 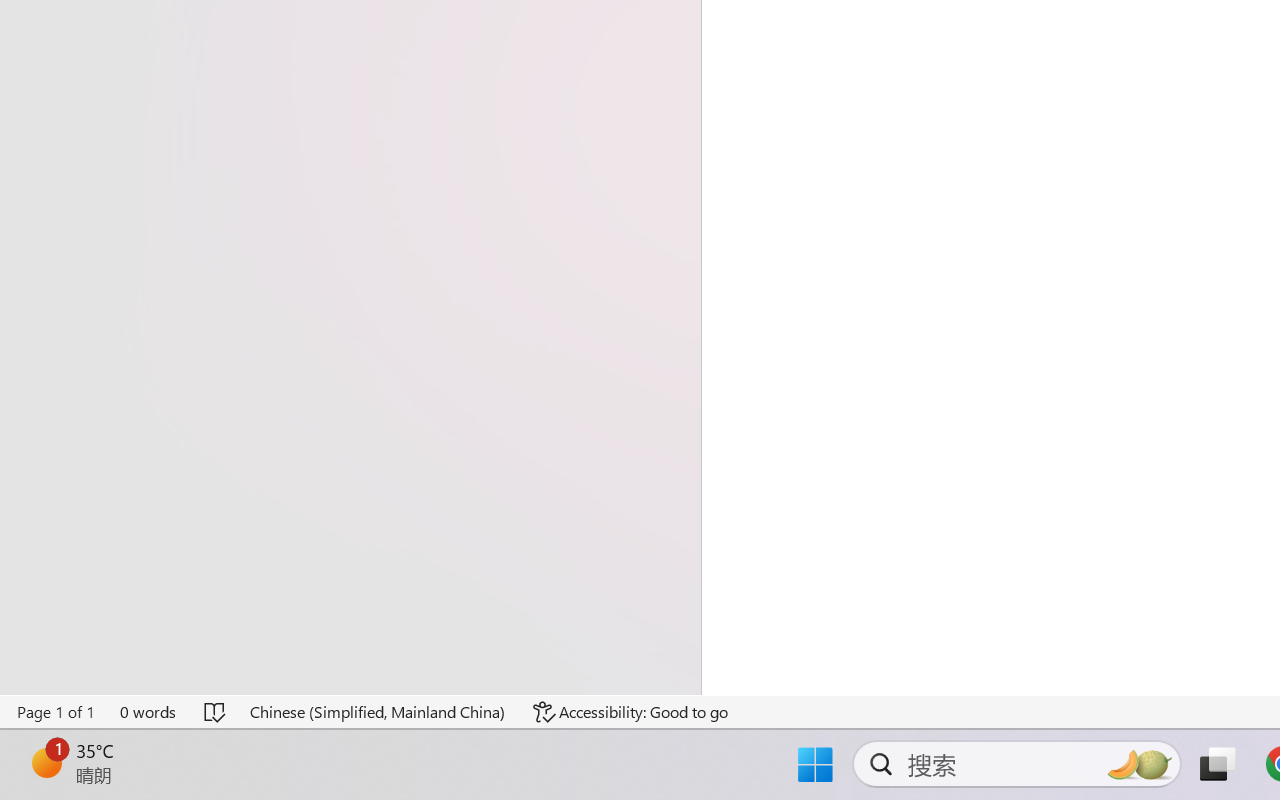 I want to click on 'Language Chinese (Simplified, Mainland China)', so click(x=378, y=711).